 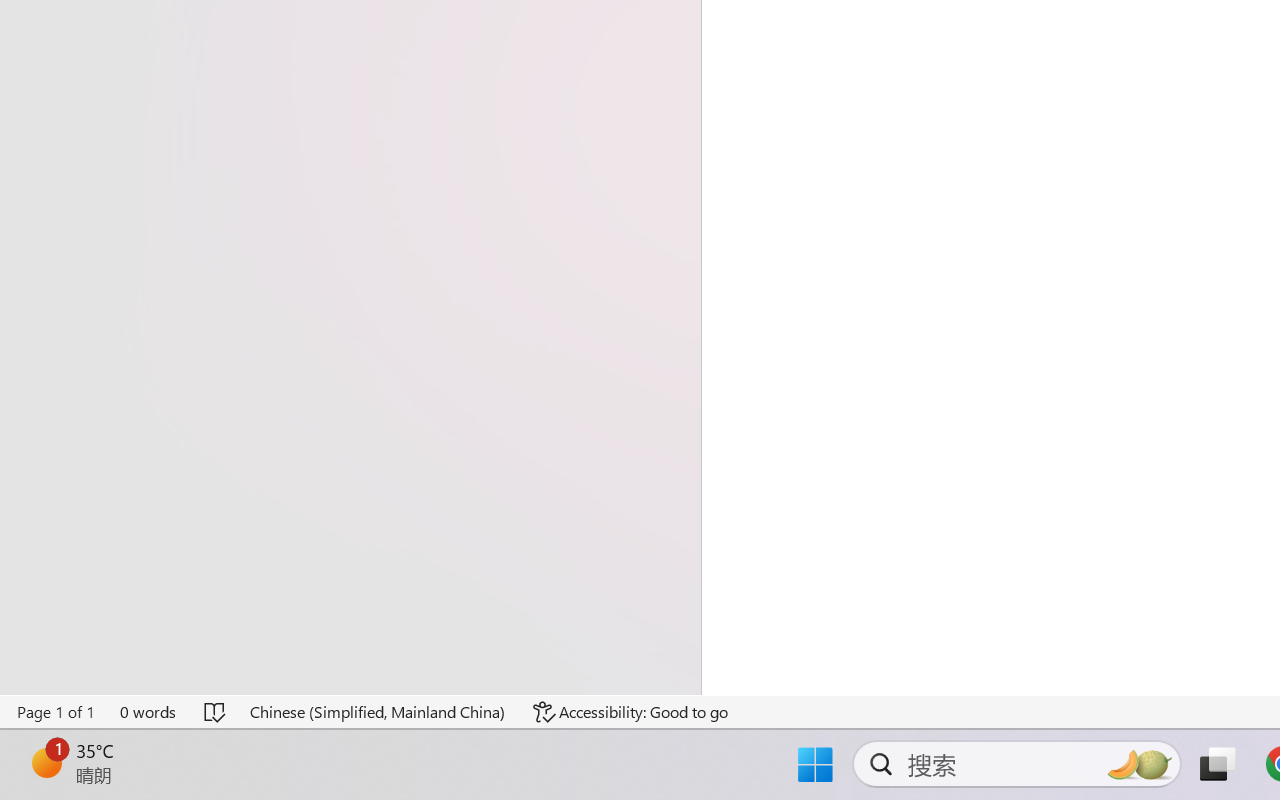 I want to click on 'Language Chinese (Simplified, Mainland China)', so click(x=378, y=711).